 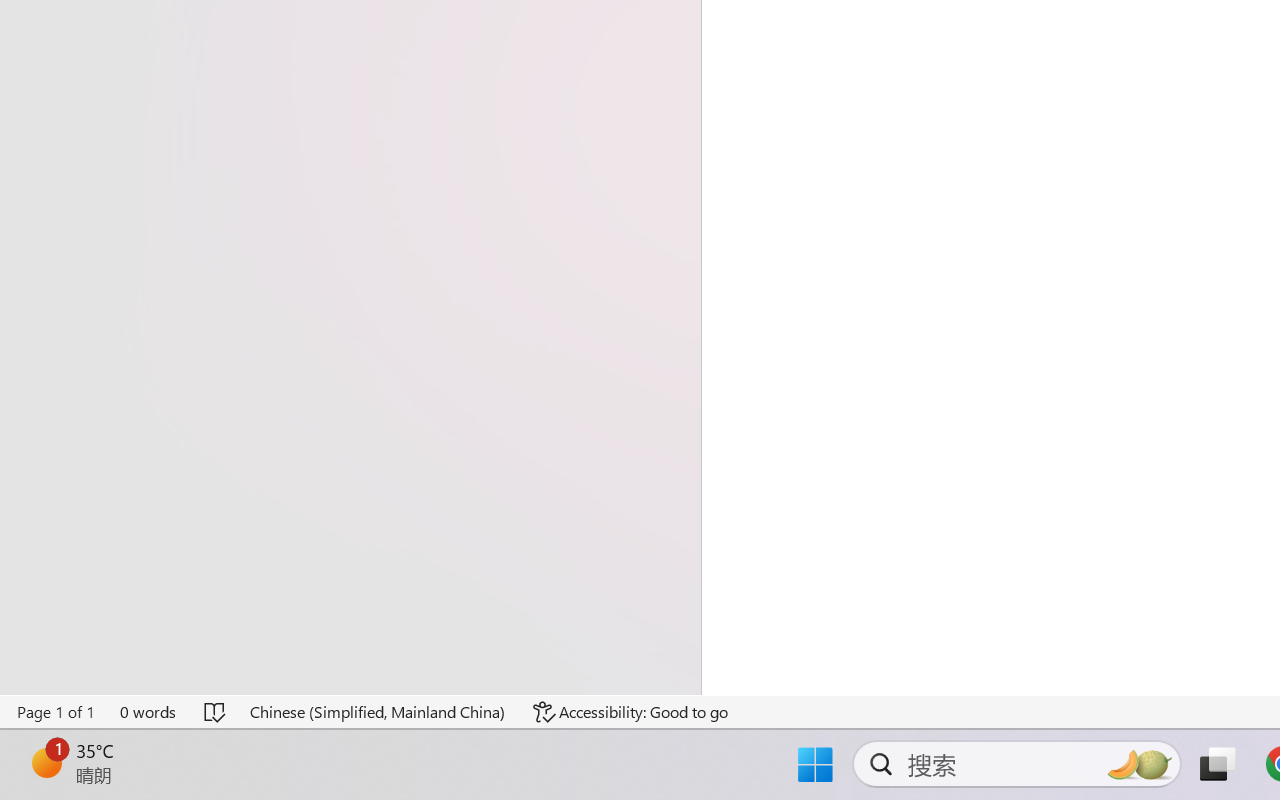 I want to click on 'Language Chinese (Simplified, Mainland China)', so click(x=378, y=711).